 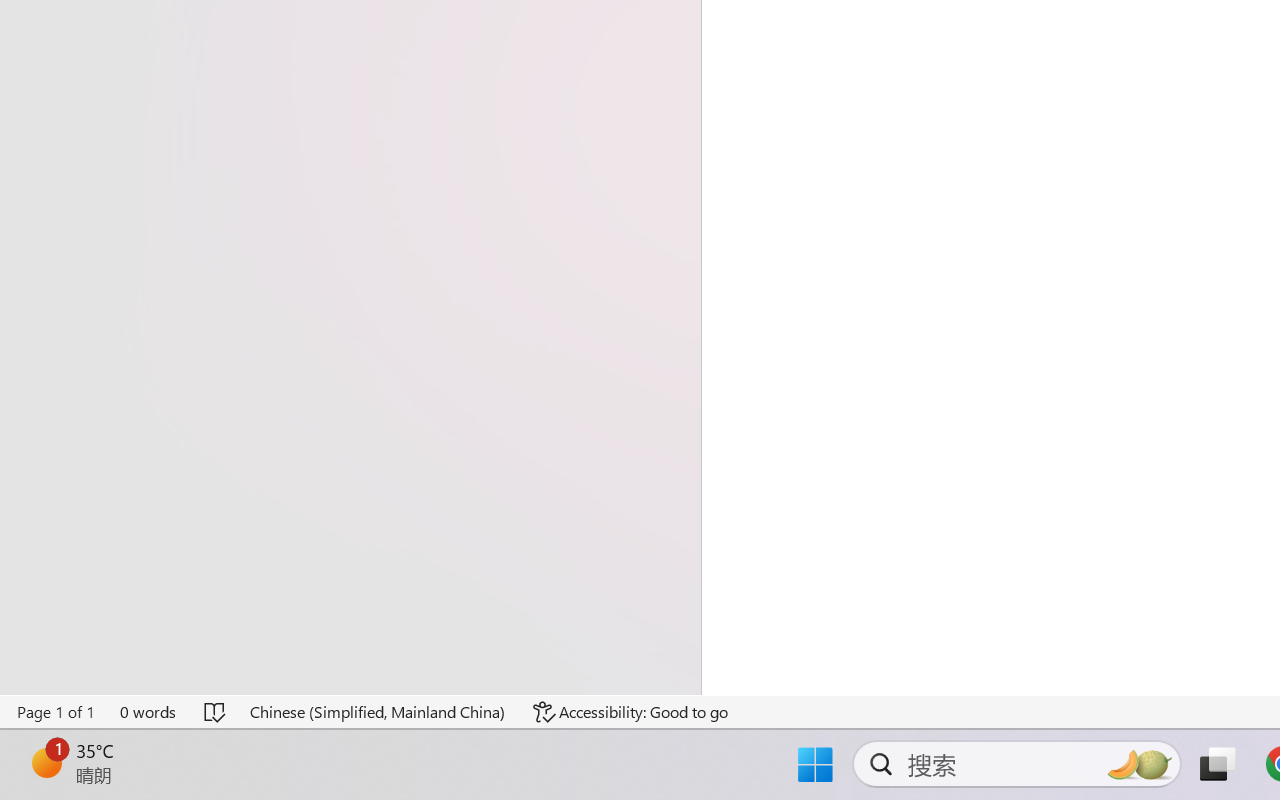 I want to click on 'Language Chinese (Simplified, Mainland China)', so click(x=378, y=711).